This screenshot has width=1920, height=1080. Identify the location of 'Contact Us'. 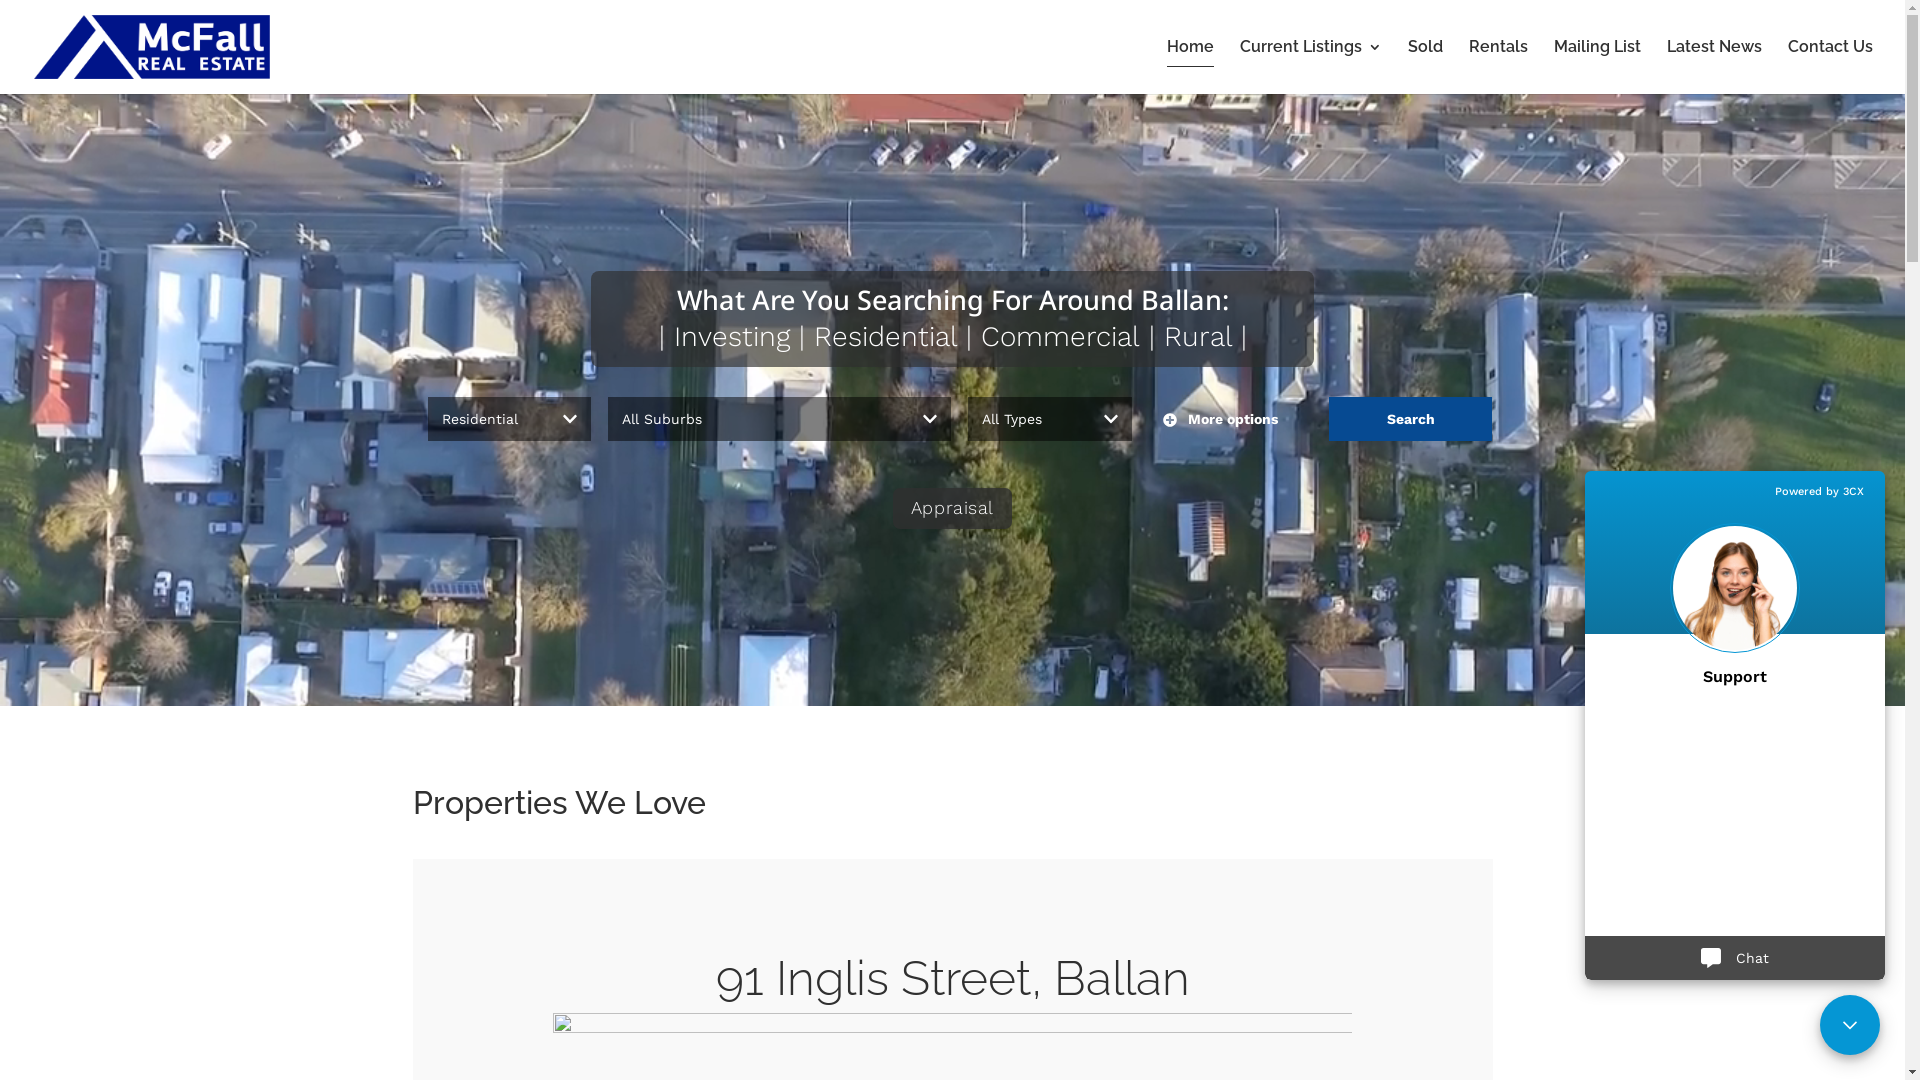
(1830, 65).